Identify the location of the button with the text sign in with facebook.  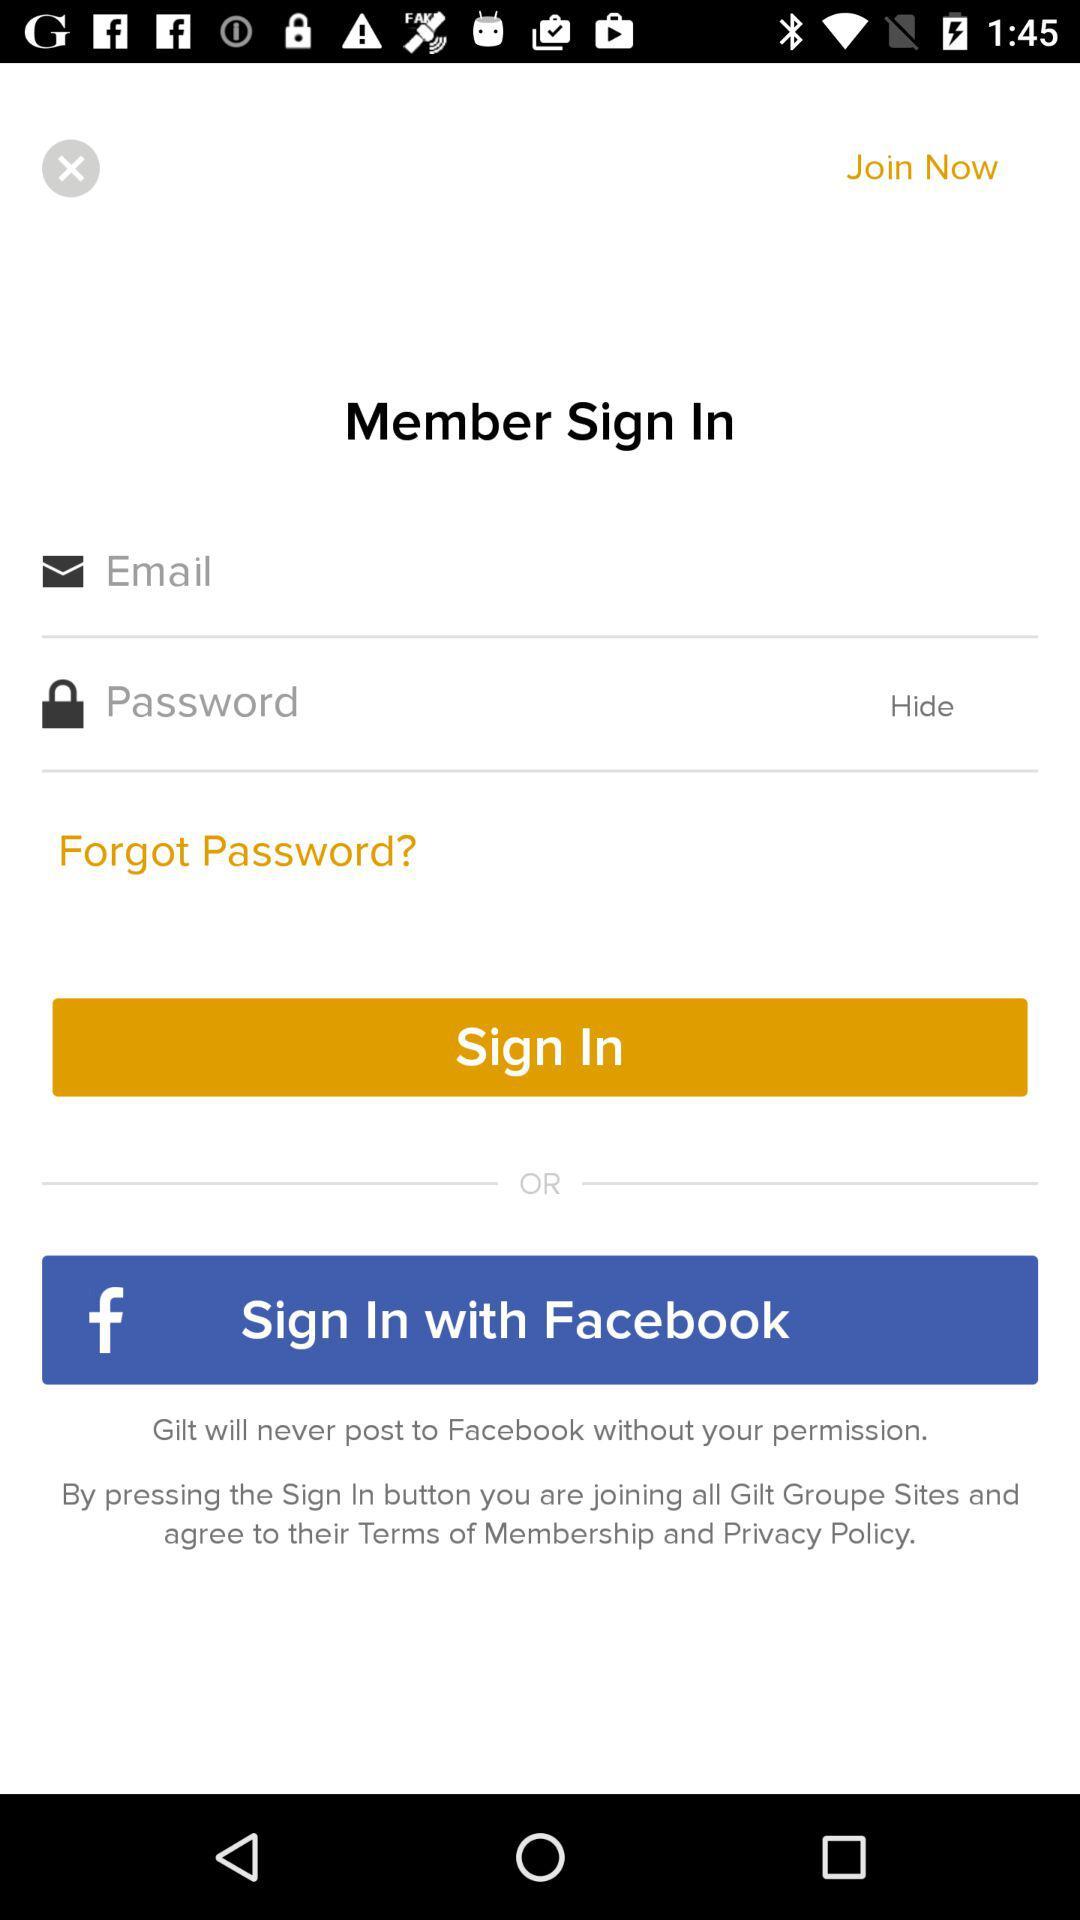
(540, 1320).